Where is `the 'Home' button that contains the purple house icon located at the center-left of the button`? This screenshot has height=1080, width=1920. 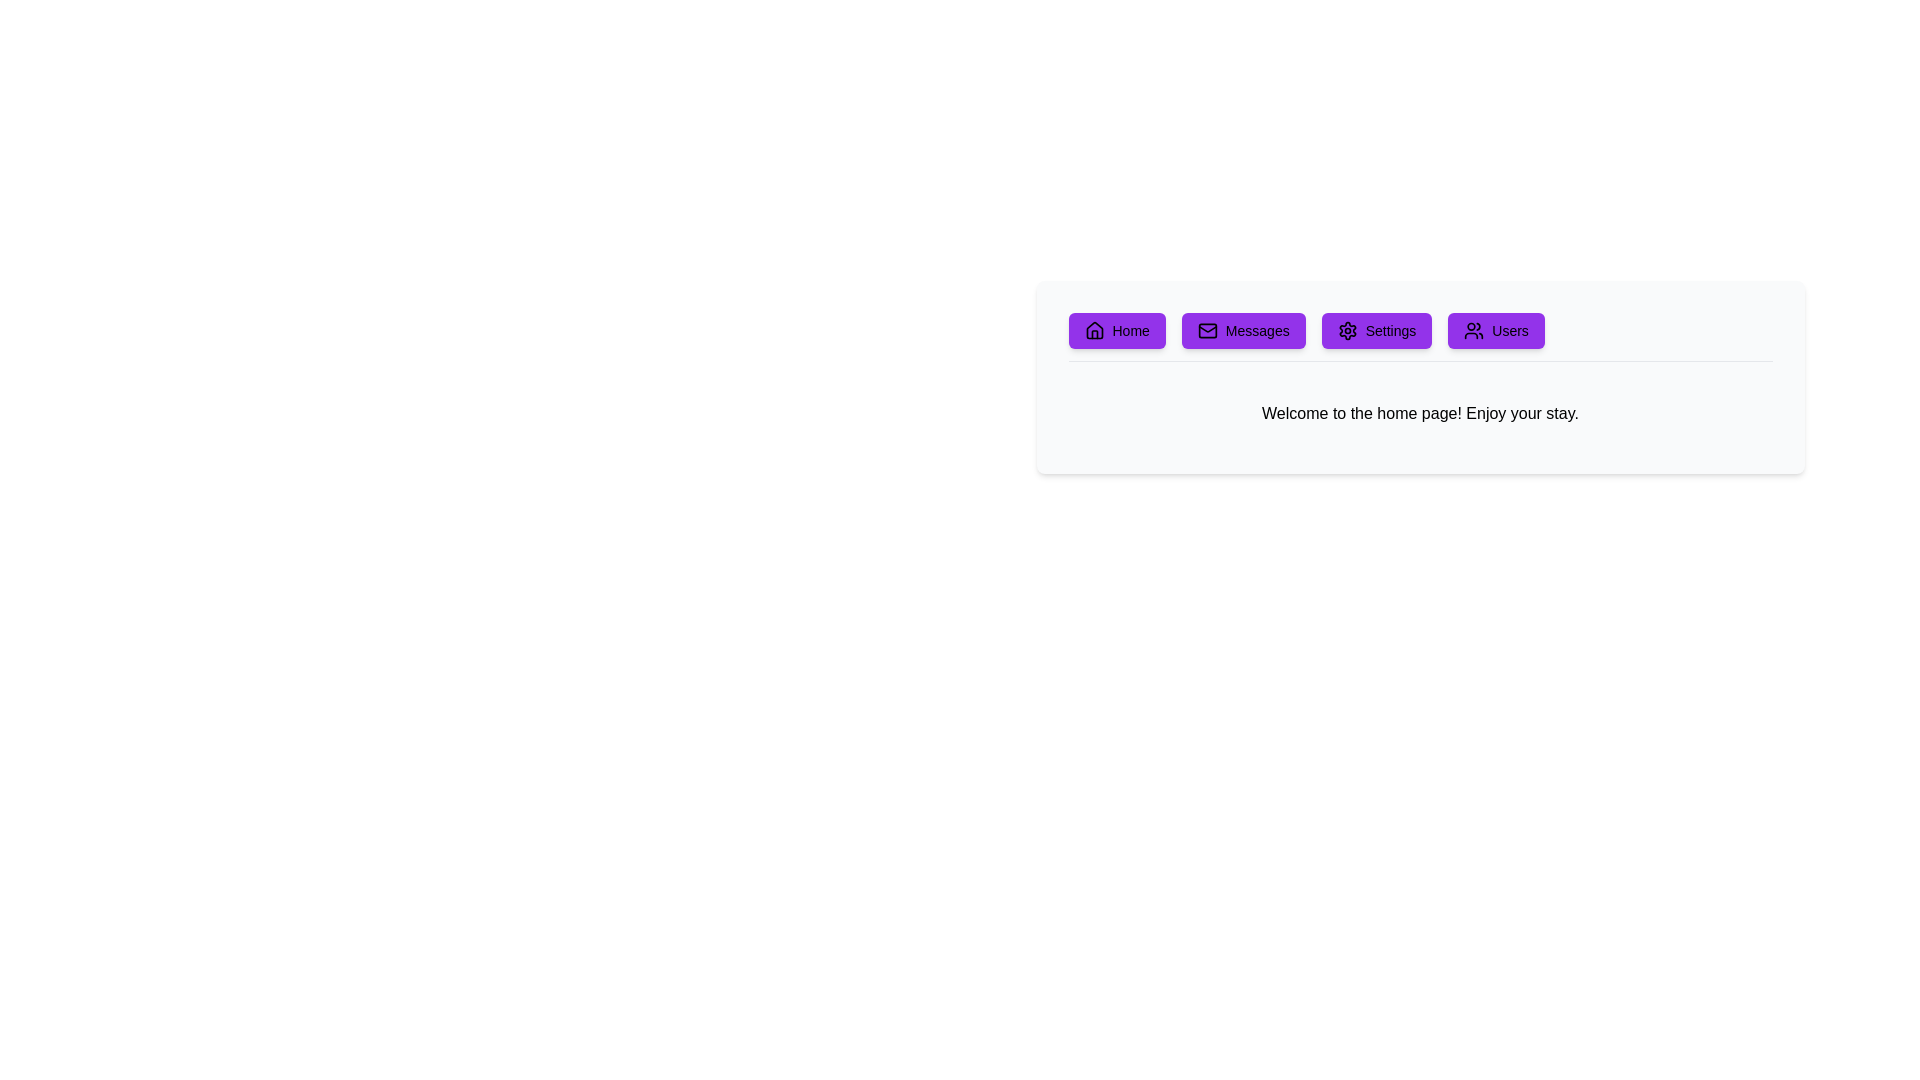
the 'Home' button that contains the purple house icon located at the center-left of the button is located at coordinates (1093, 330).